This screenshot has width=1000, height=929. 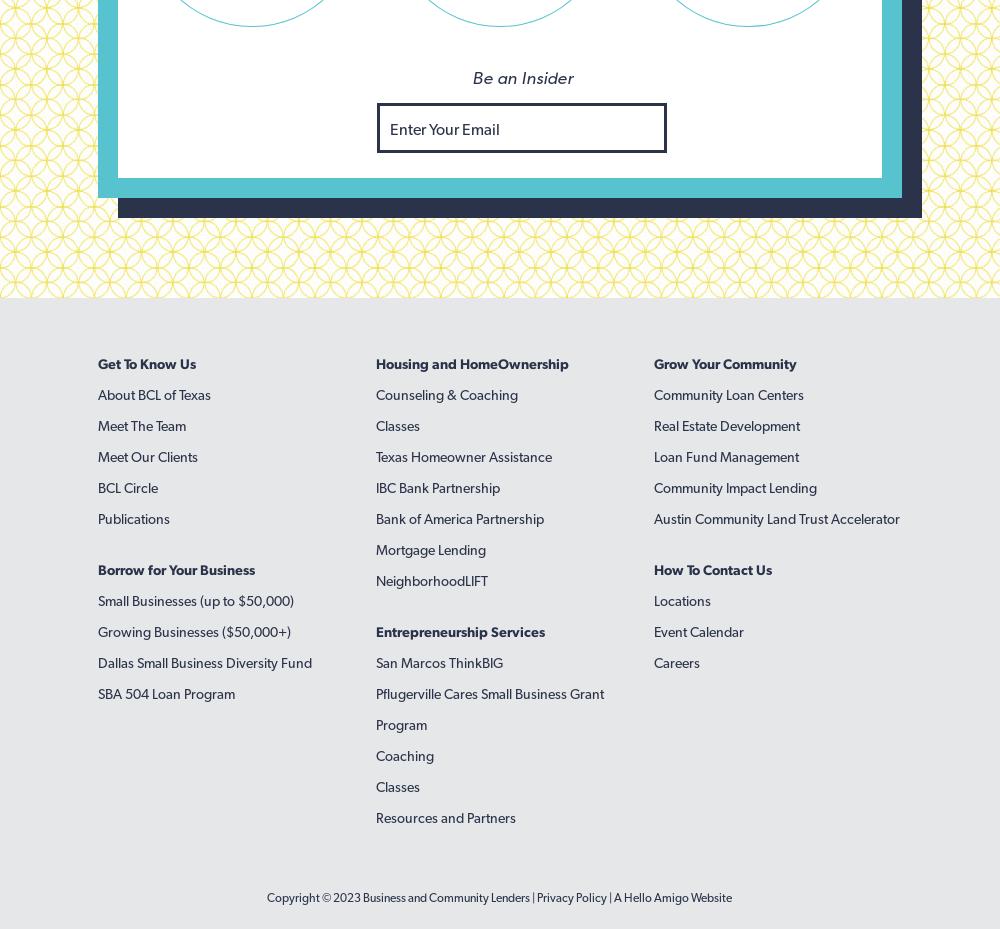 I want to click on 'Borrow for Your Business', so click(x=176, y=569).